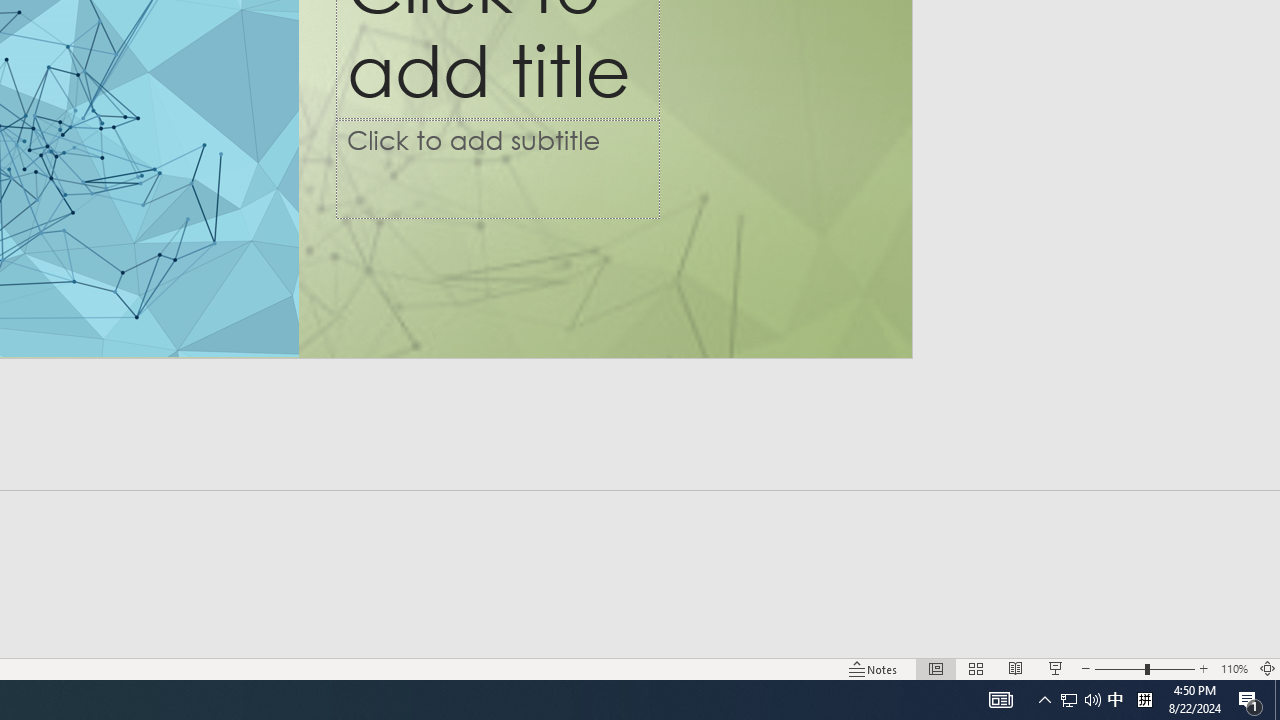 Image resolution: width=1280 pixels, height=720 pixels. What do you see at coordinates (1233, 669) in the screenshot?
I see `'Zoom 110%'` at bounding box center [1233, 669].